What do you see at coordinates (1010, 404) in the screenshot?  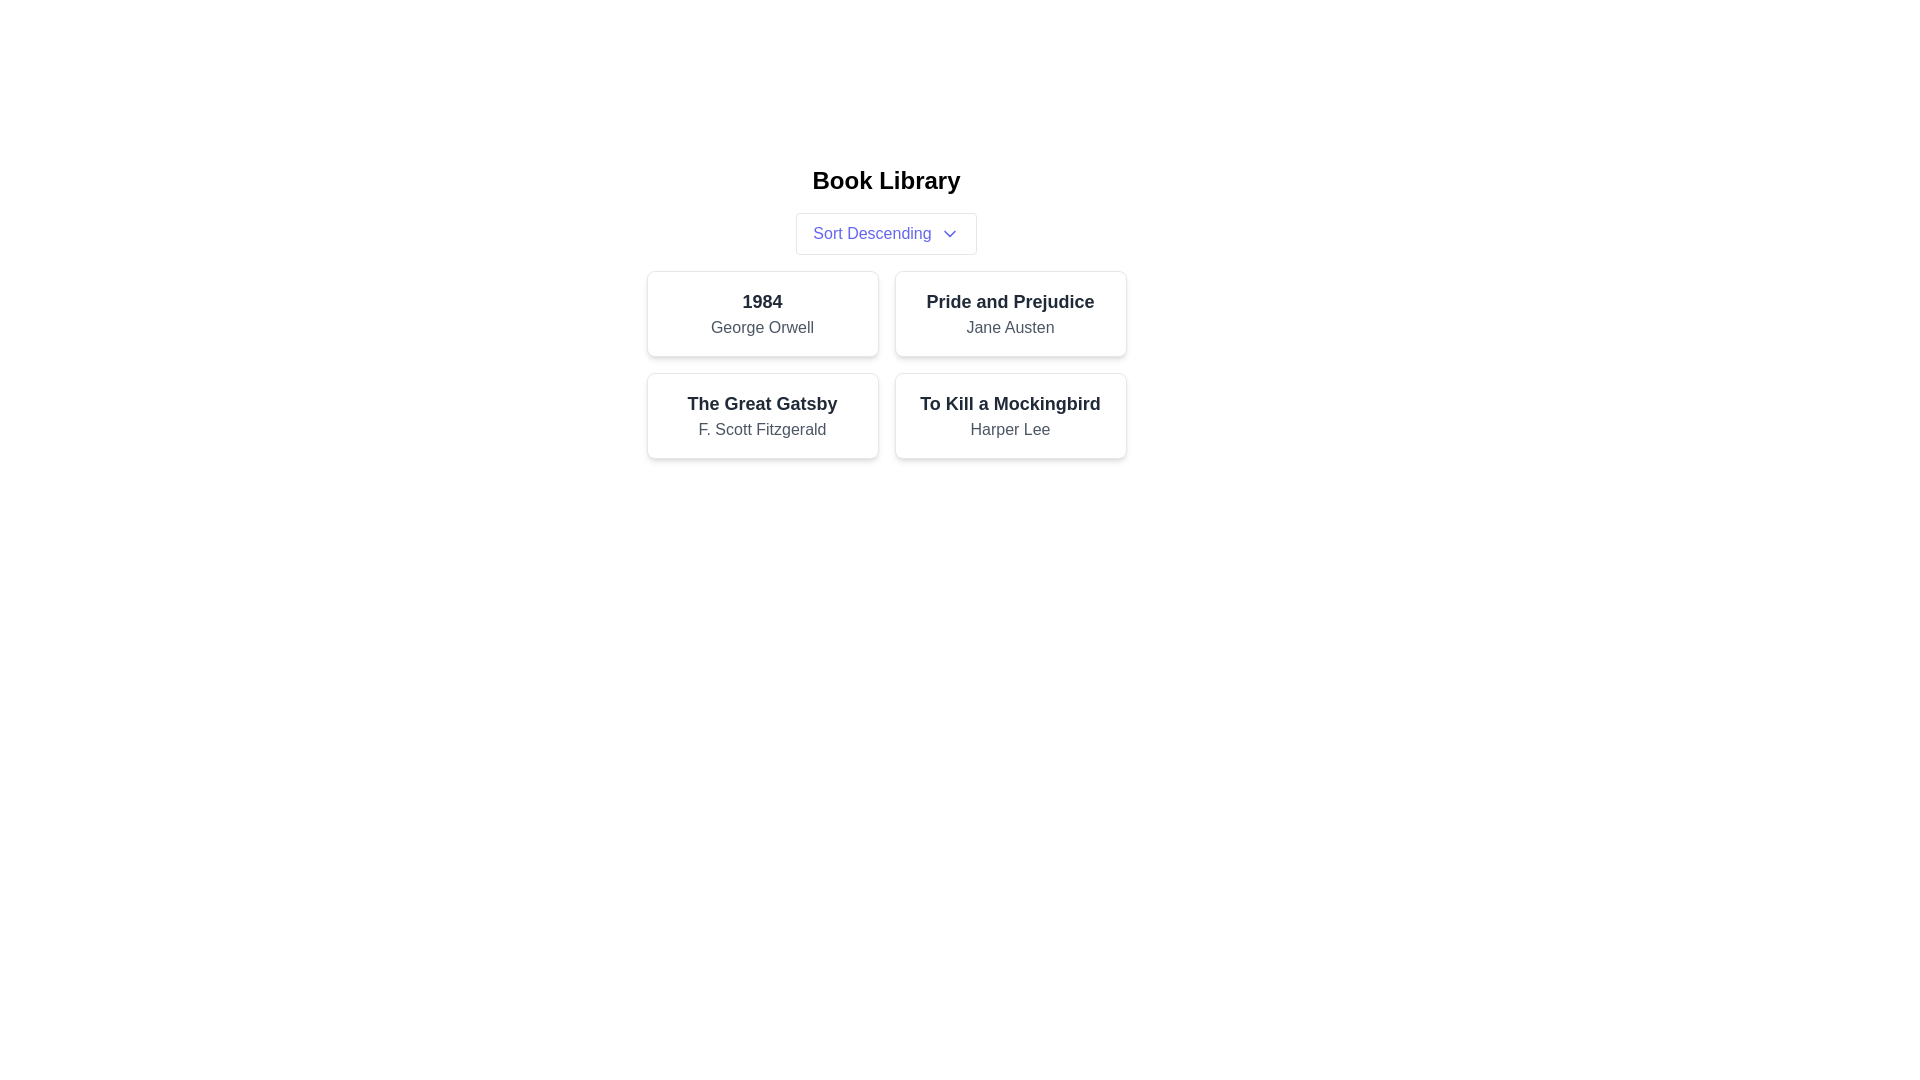 I see `the text label displaying 'To Kill a Mockingbird', which is prominently styled in dark gray and located in the lower right card under the 'Book Library' heading` at bounding box center [1010, 404].